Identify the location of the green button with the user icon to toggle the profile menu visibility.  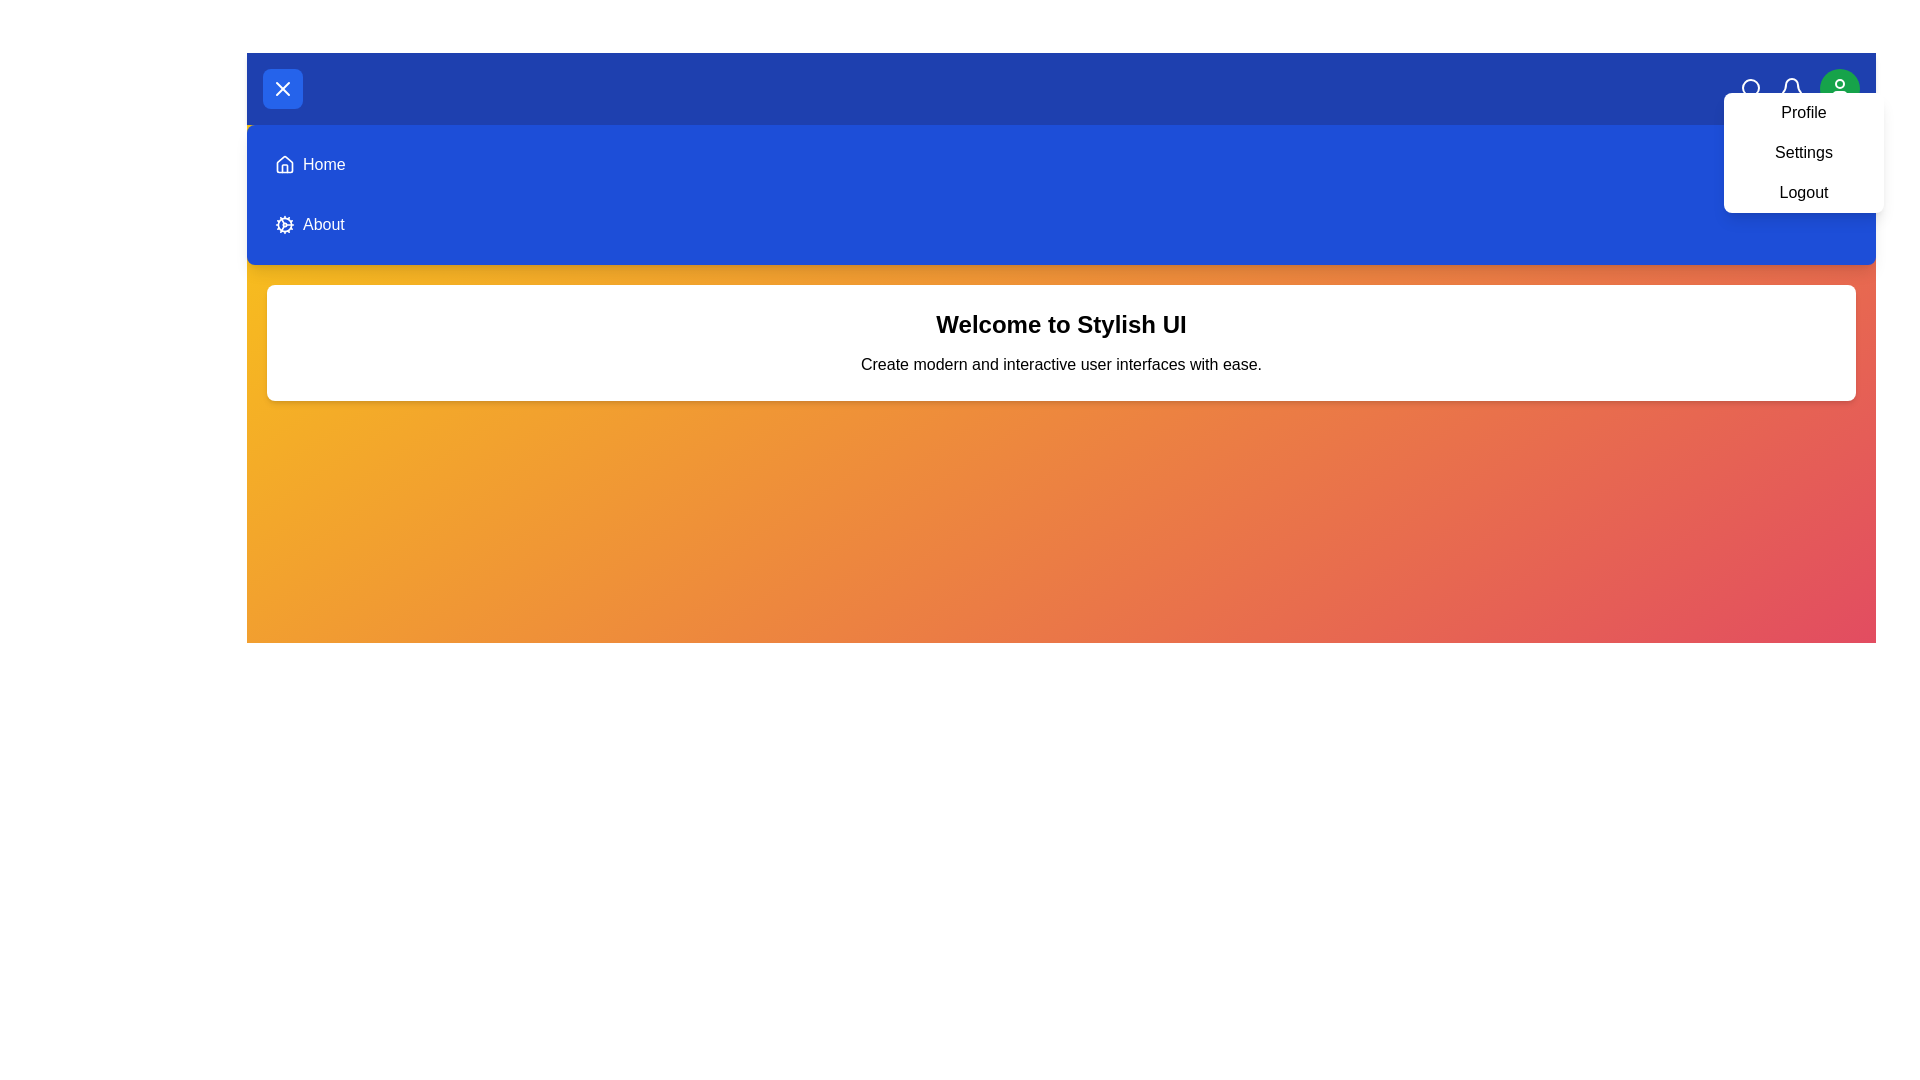
(1839, 87).